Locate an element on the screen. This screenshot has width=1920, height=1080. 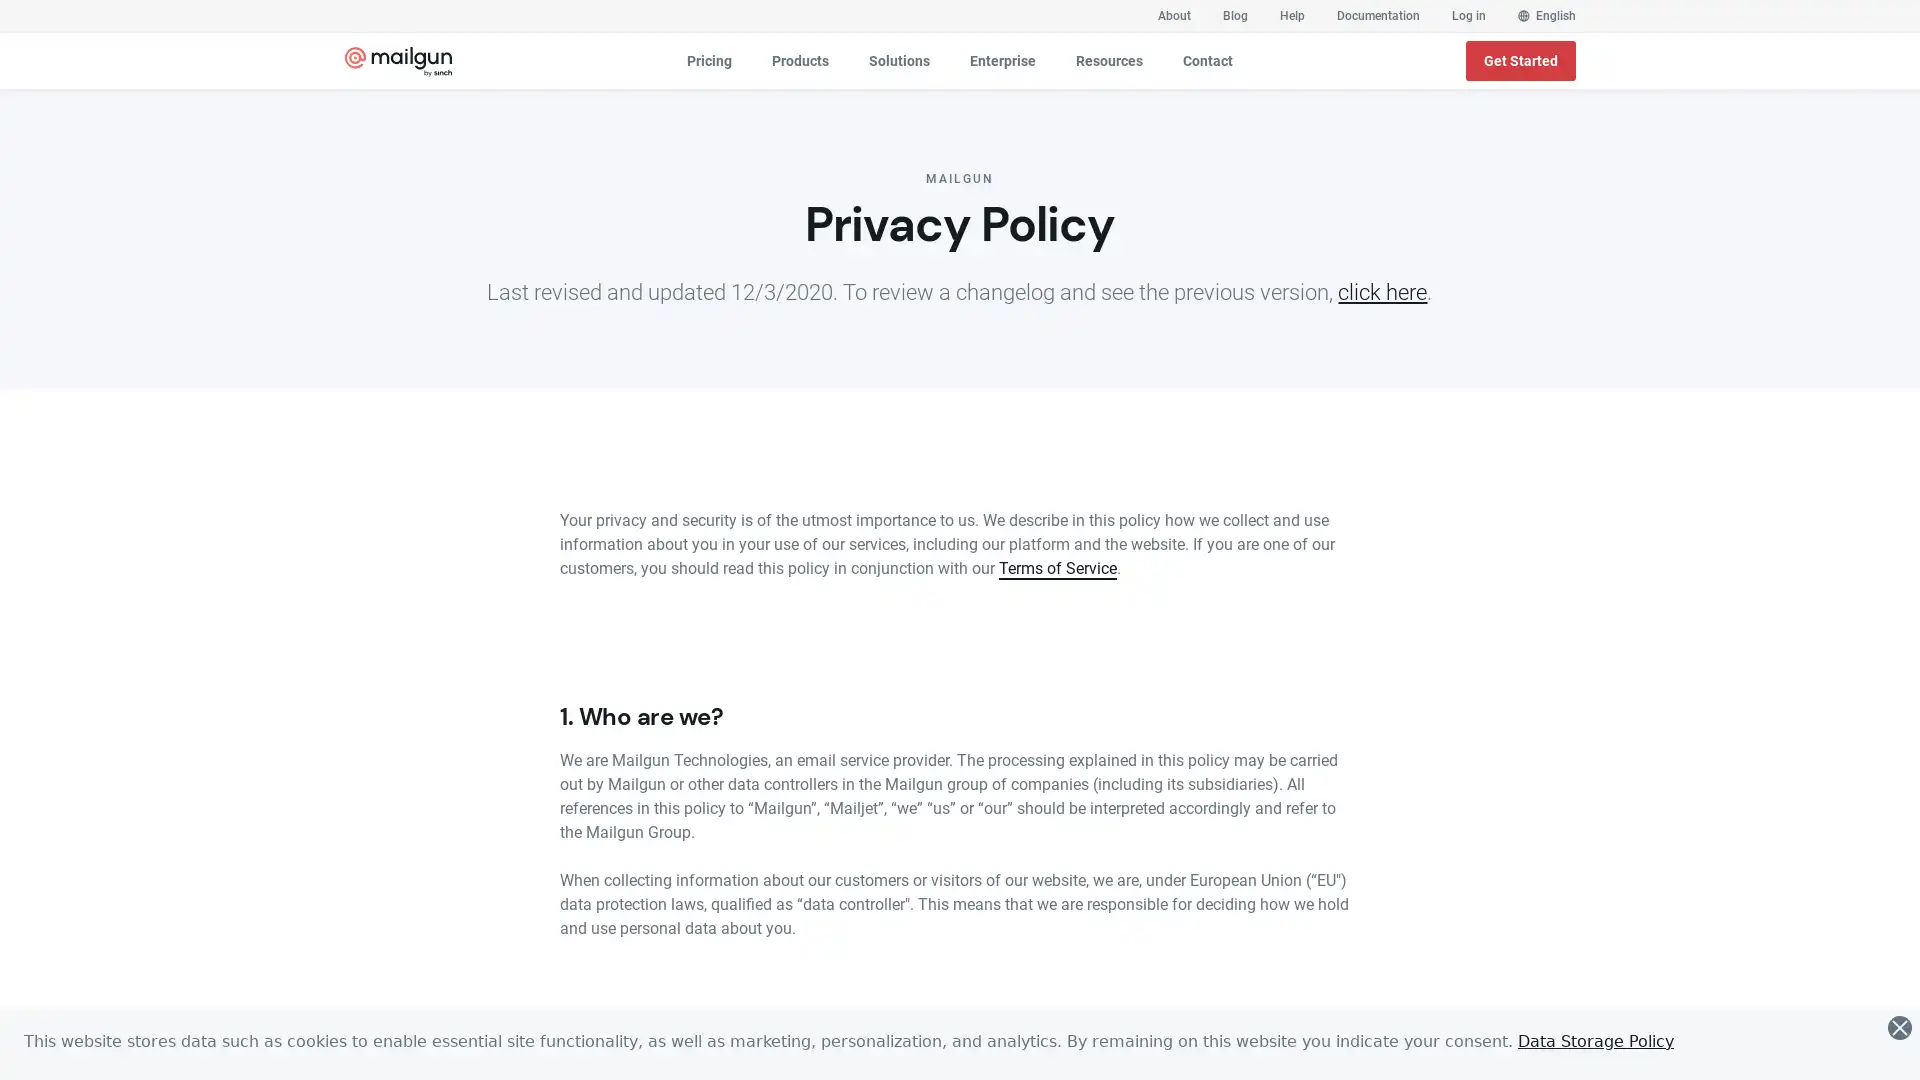
Products is located at coordinates (798, 60).